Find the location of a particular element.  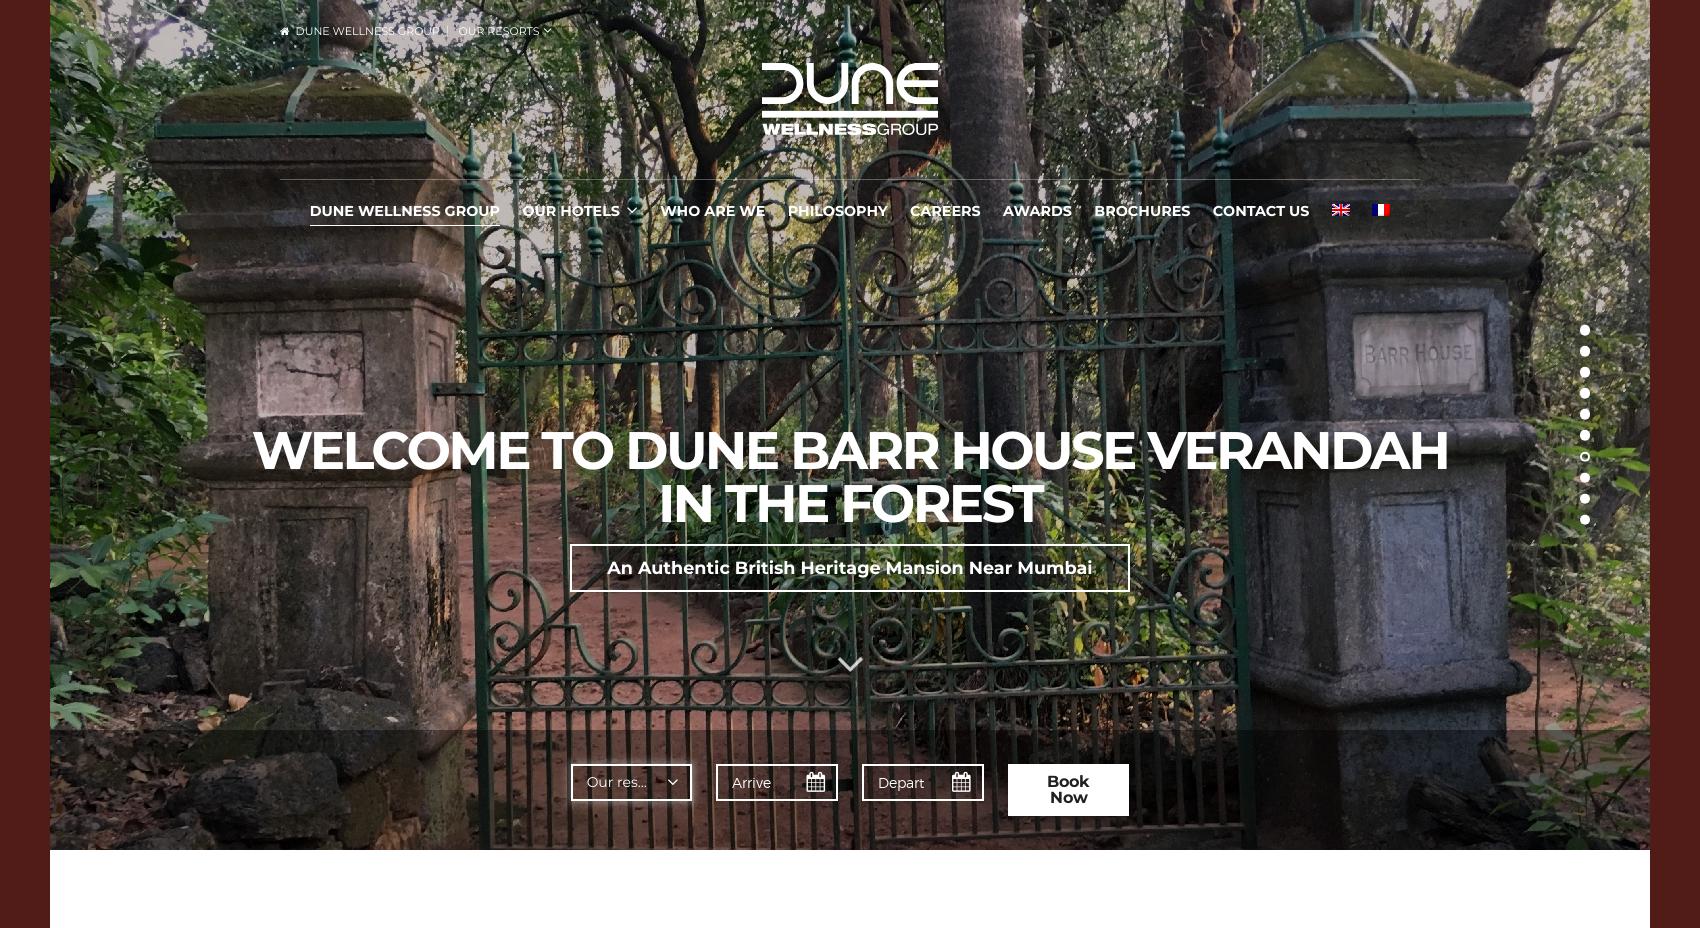

'WELCOME TO ELEPHANT VALLEY JUNGLE HOTEL' is located at coordinates (848, 510).